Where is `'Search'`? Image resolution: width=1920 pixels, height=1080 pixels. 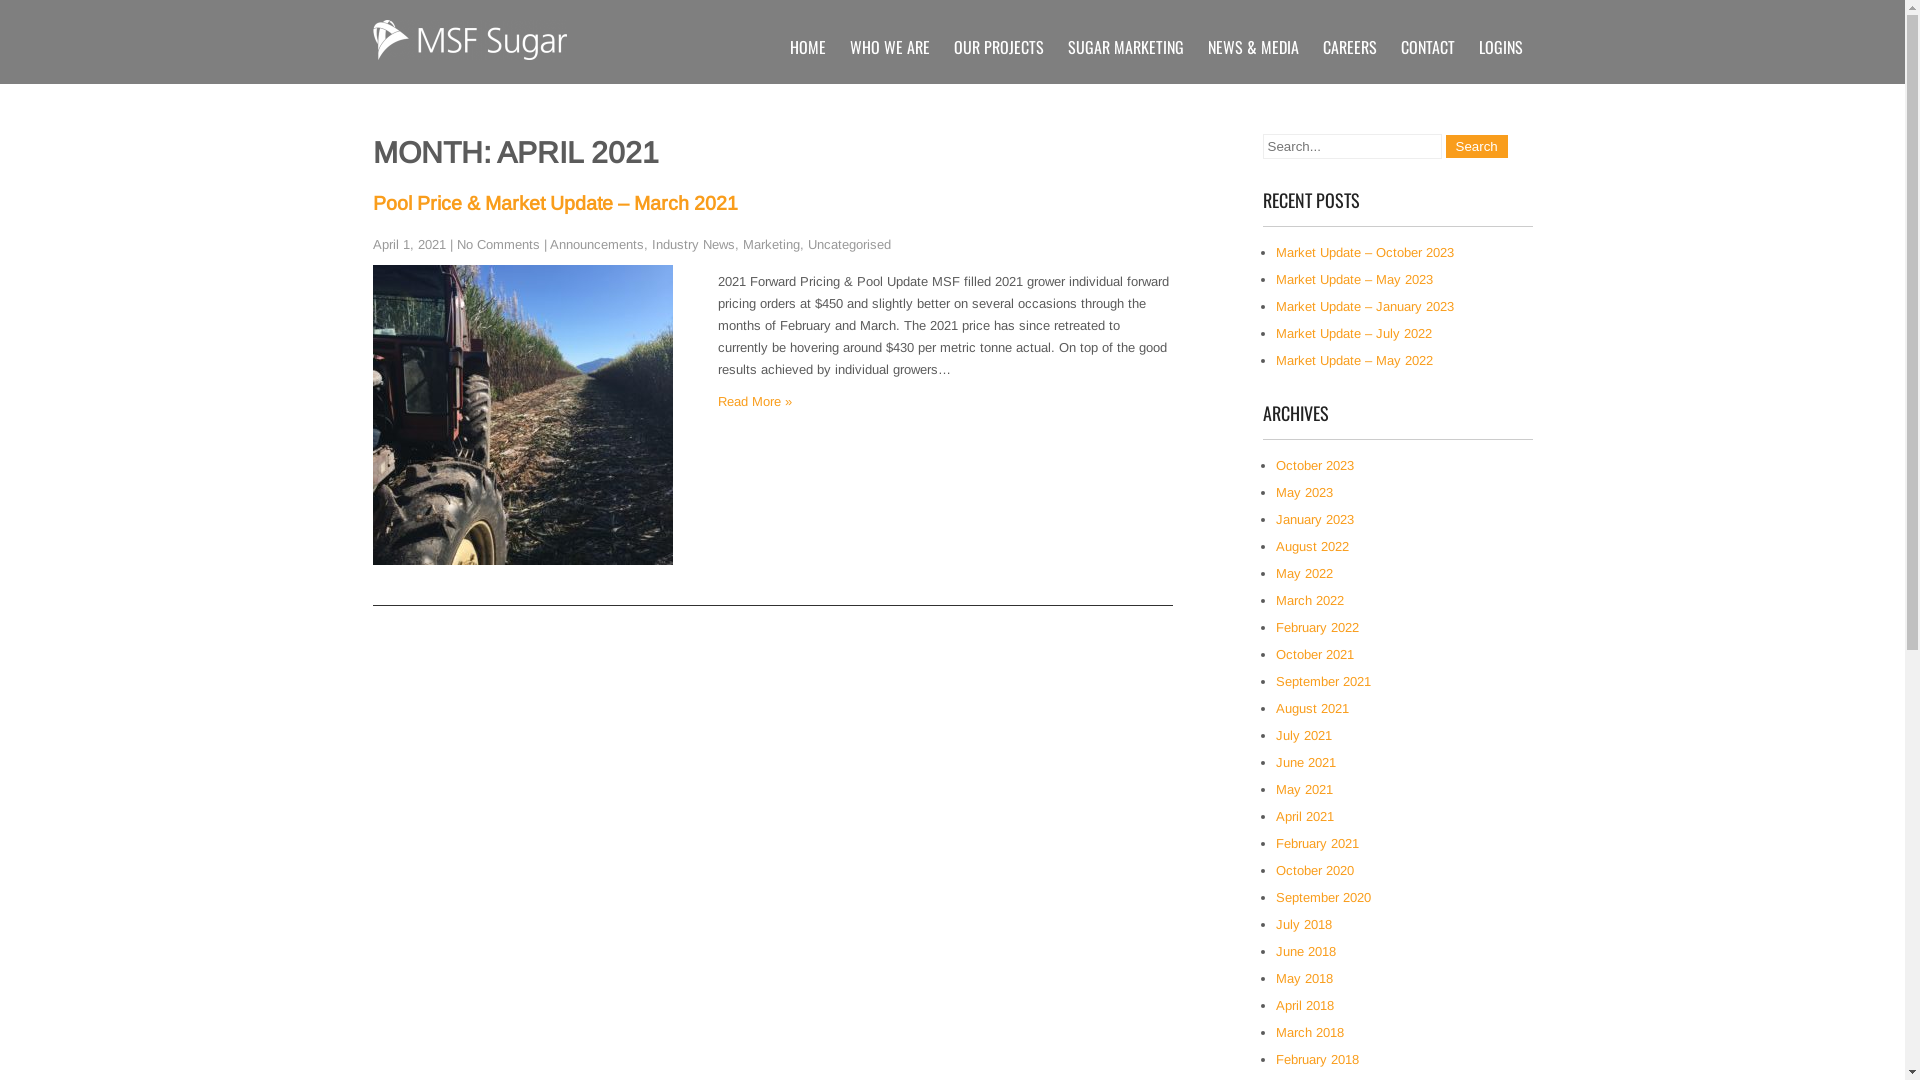
'Search' is located at coordinates (1477, 145).